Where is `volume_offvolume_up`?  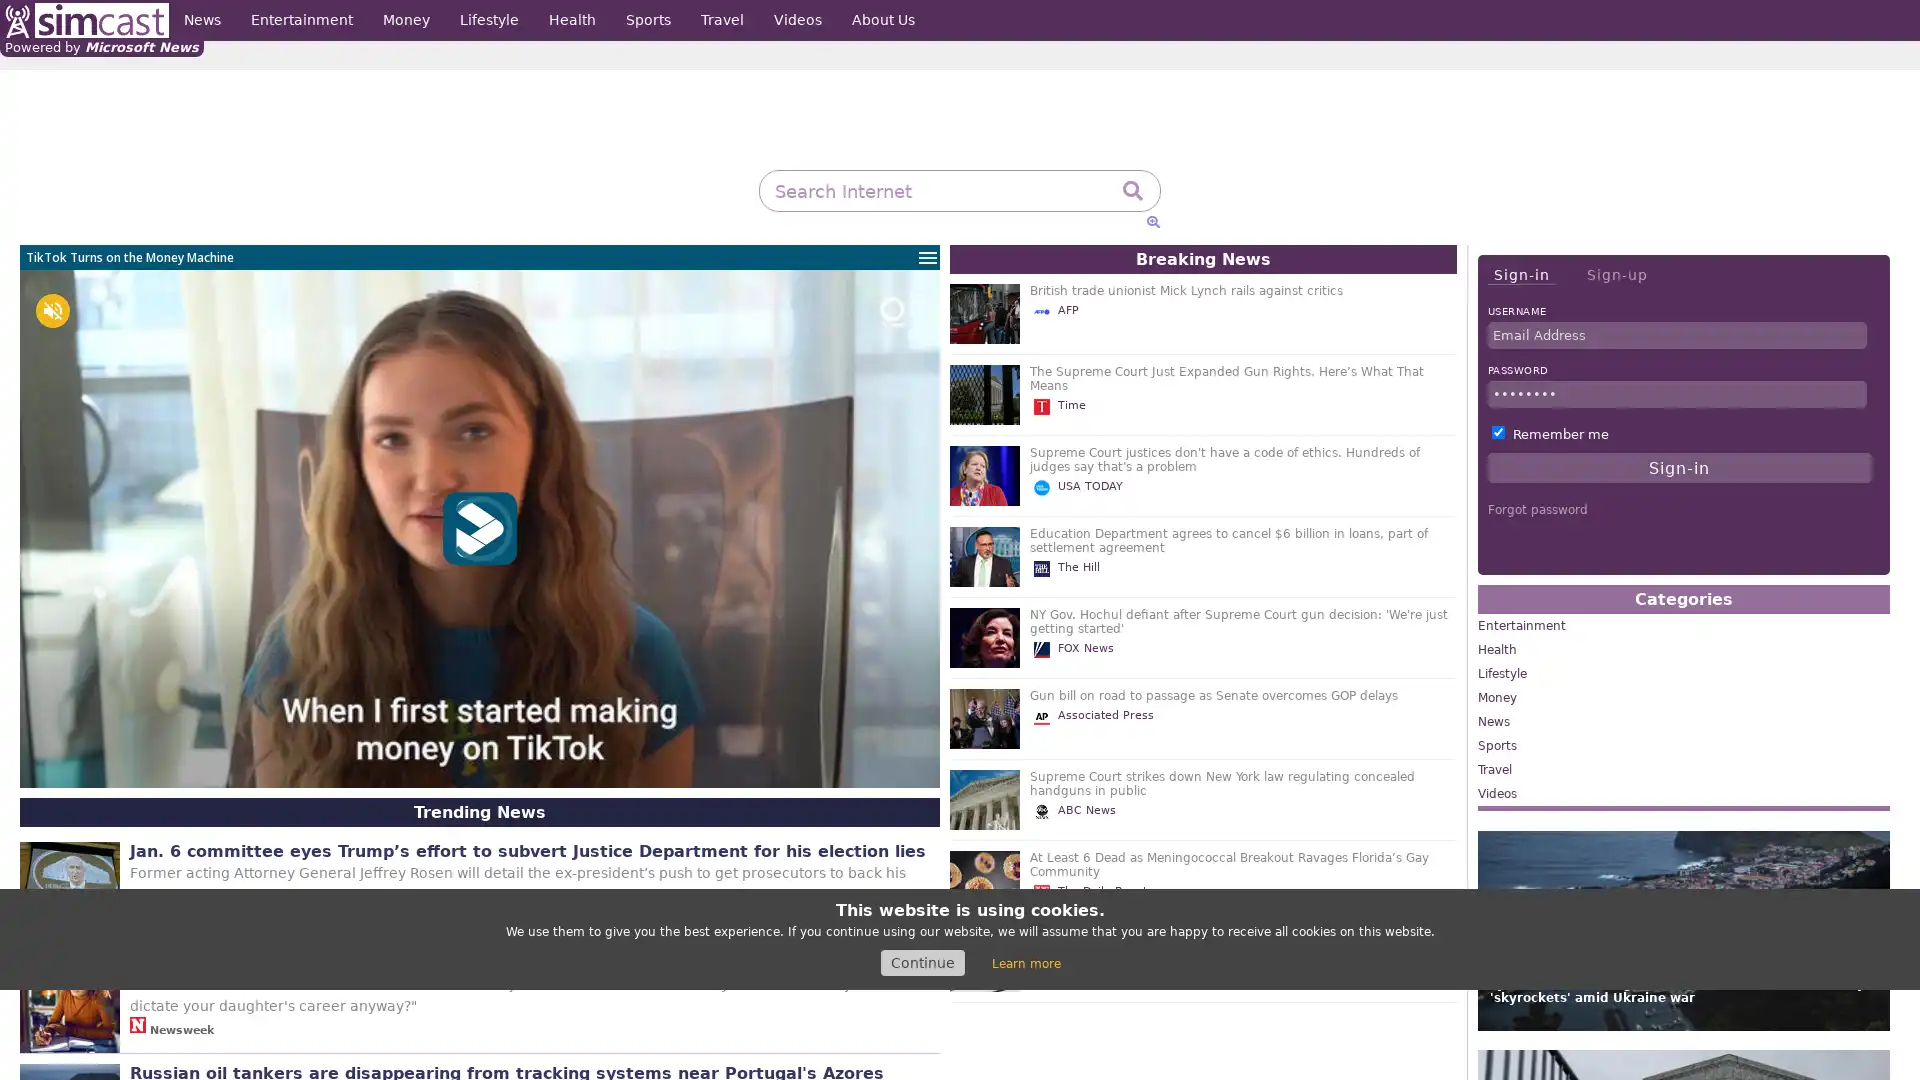 volume_offvolume_up is located at coordinates (52, 311).